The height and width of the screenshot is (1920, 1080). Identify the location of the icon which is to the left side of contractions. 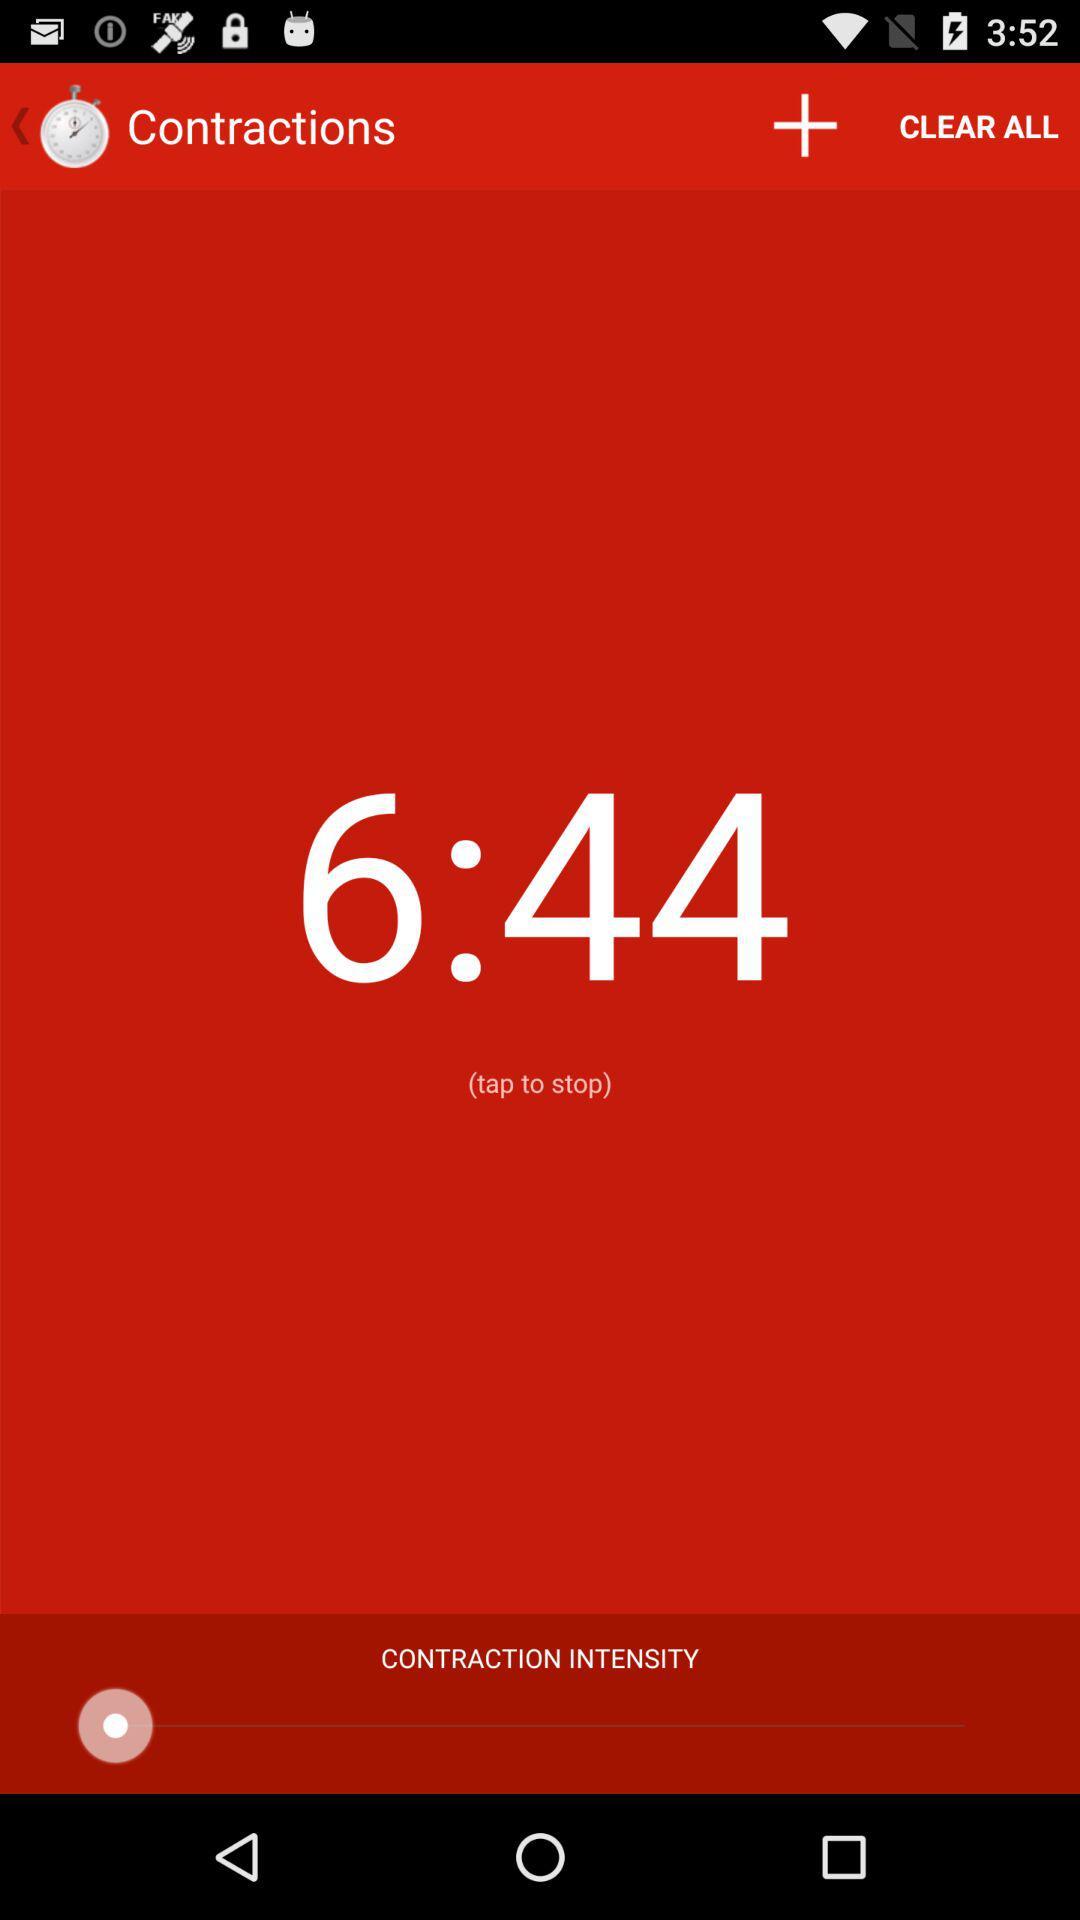
(72, 124).